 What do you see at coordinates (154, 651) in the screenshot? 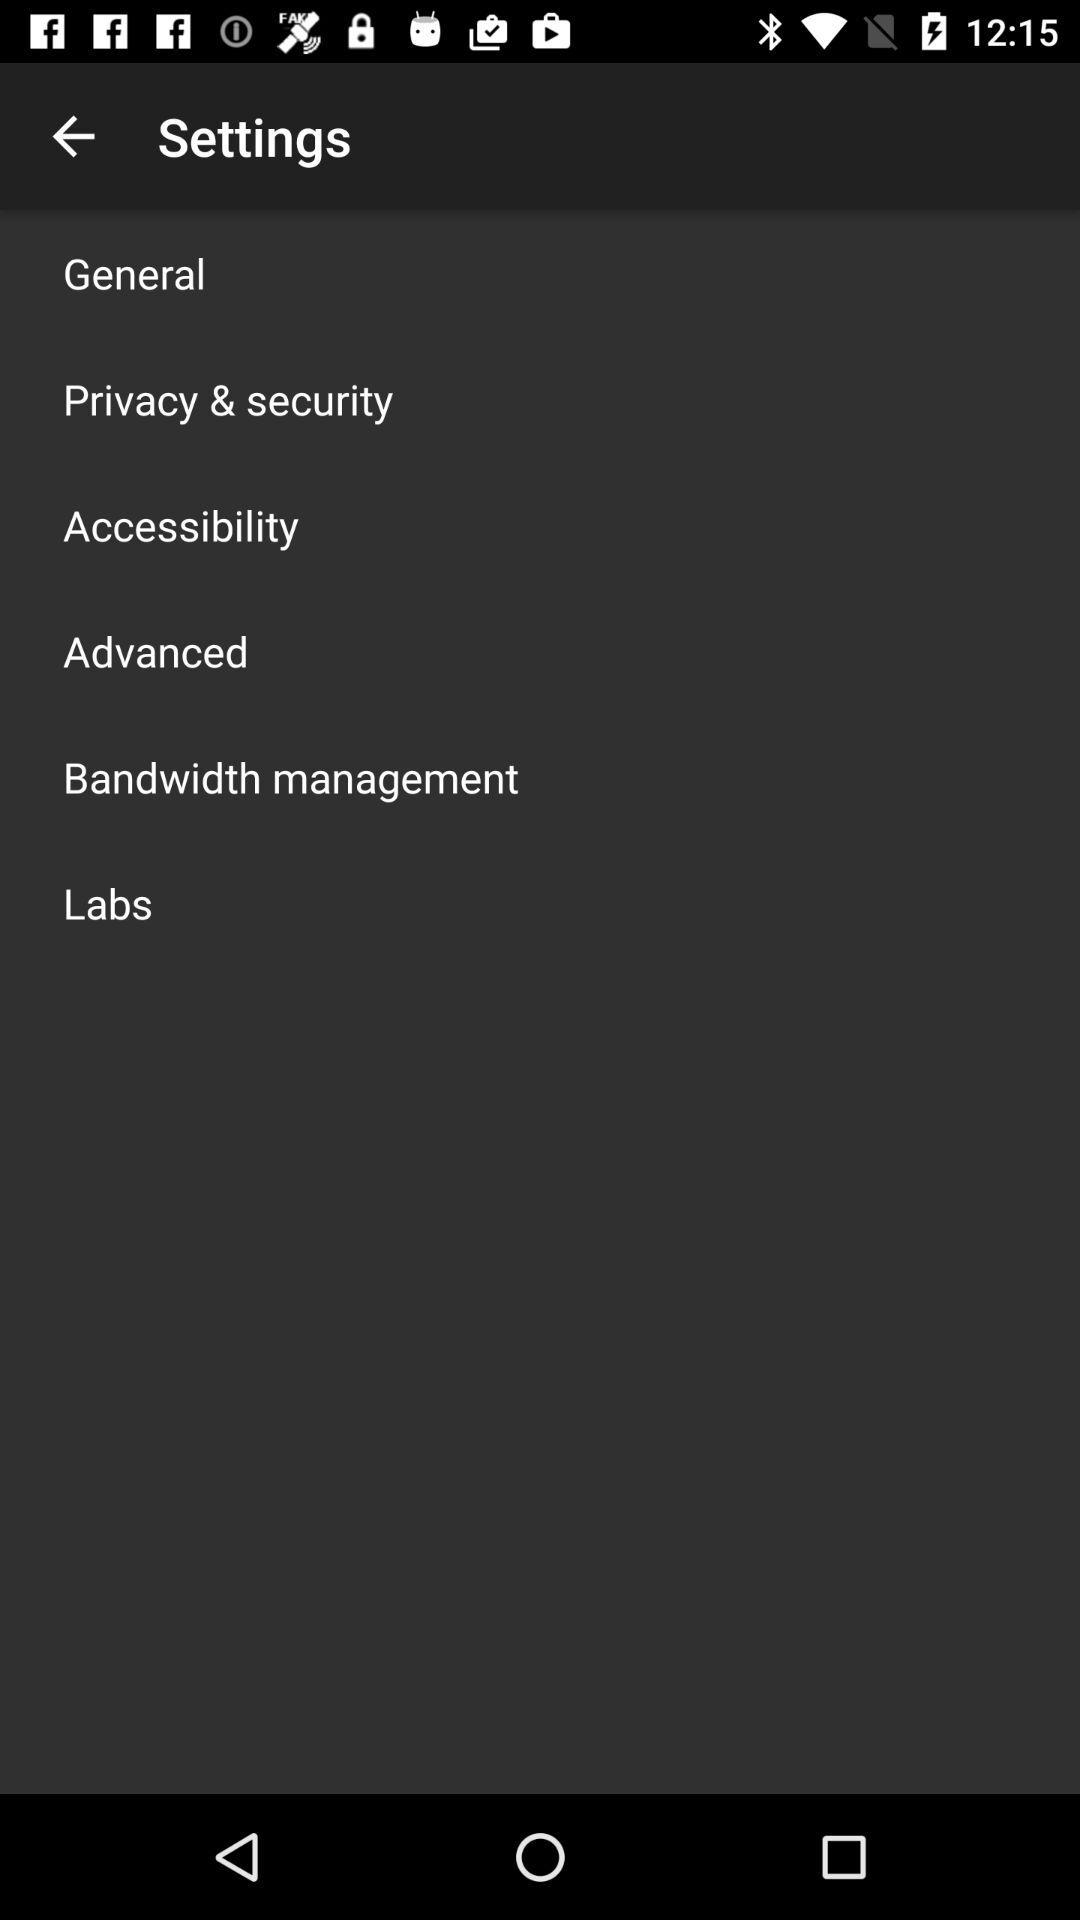
I see `advanced app` at bounding box center [154, 651].